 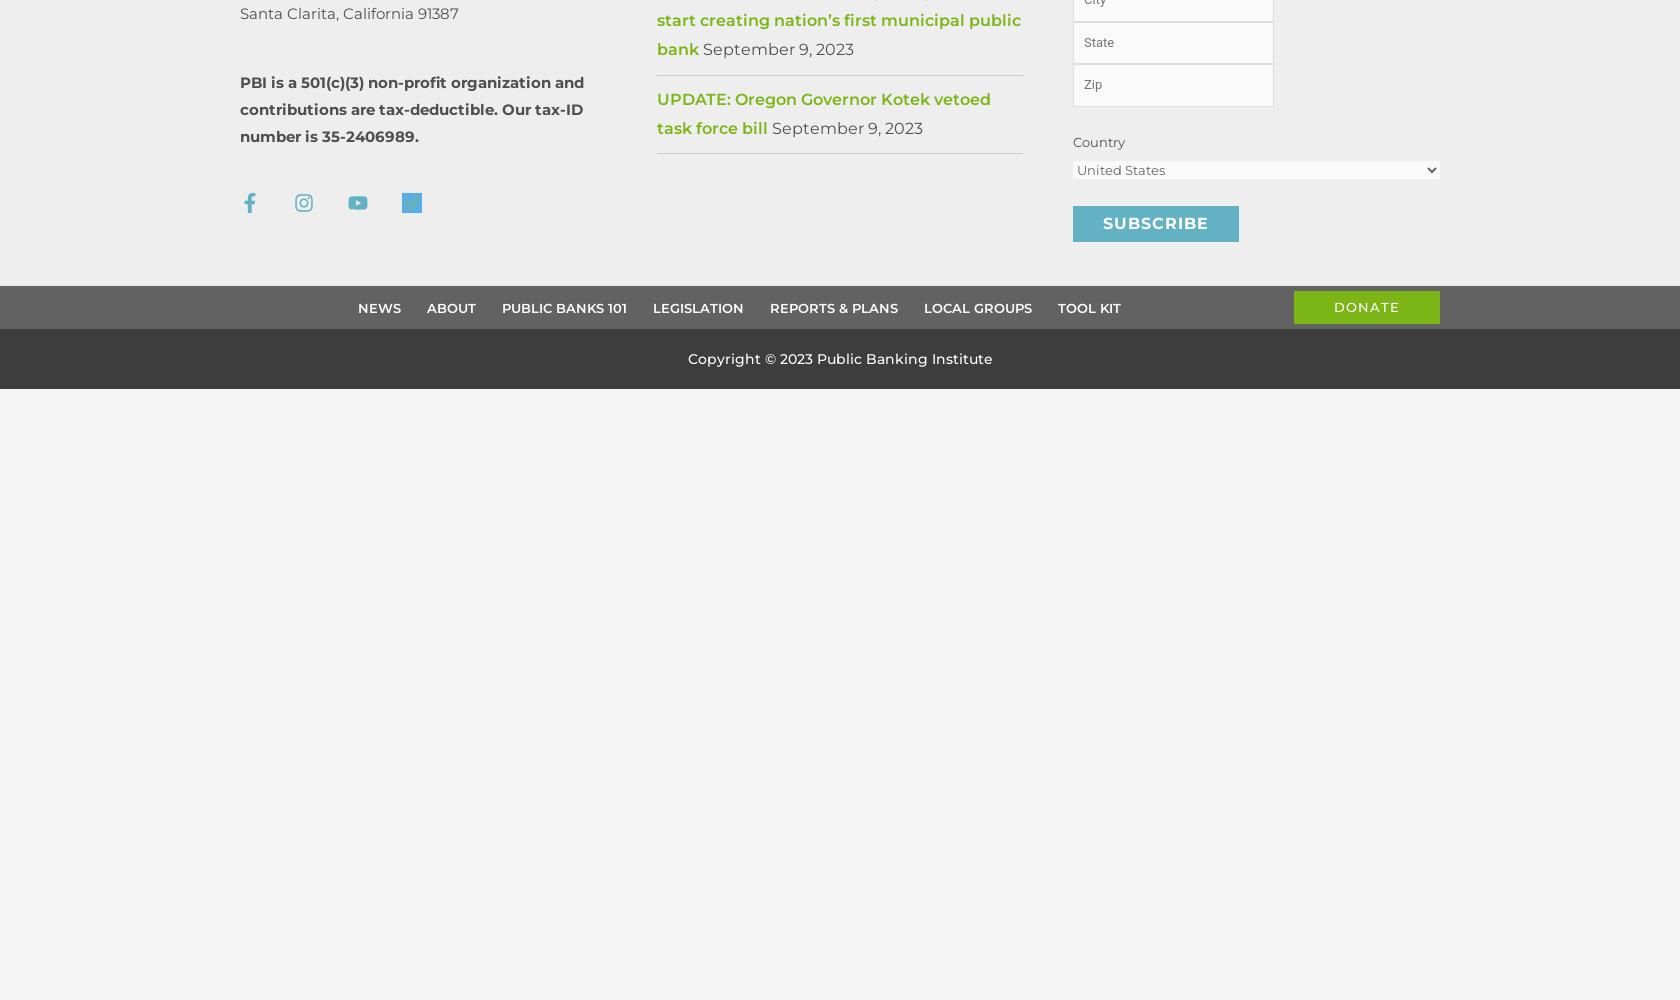 What do you see at coordinates (1099, 142) in the screenshot?
I see `'Country'` at bounding box center [1099, 142].